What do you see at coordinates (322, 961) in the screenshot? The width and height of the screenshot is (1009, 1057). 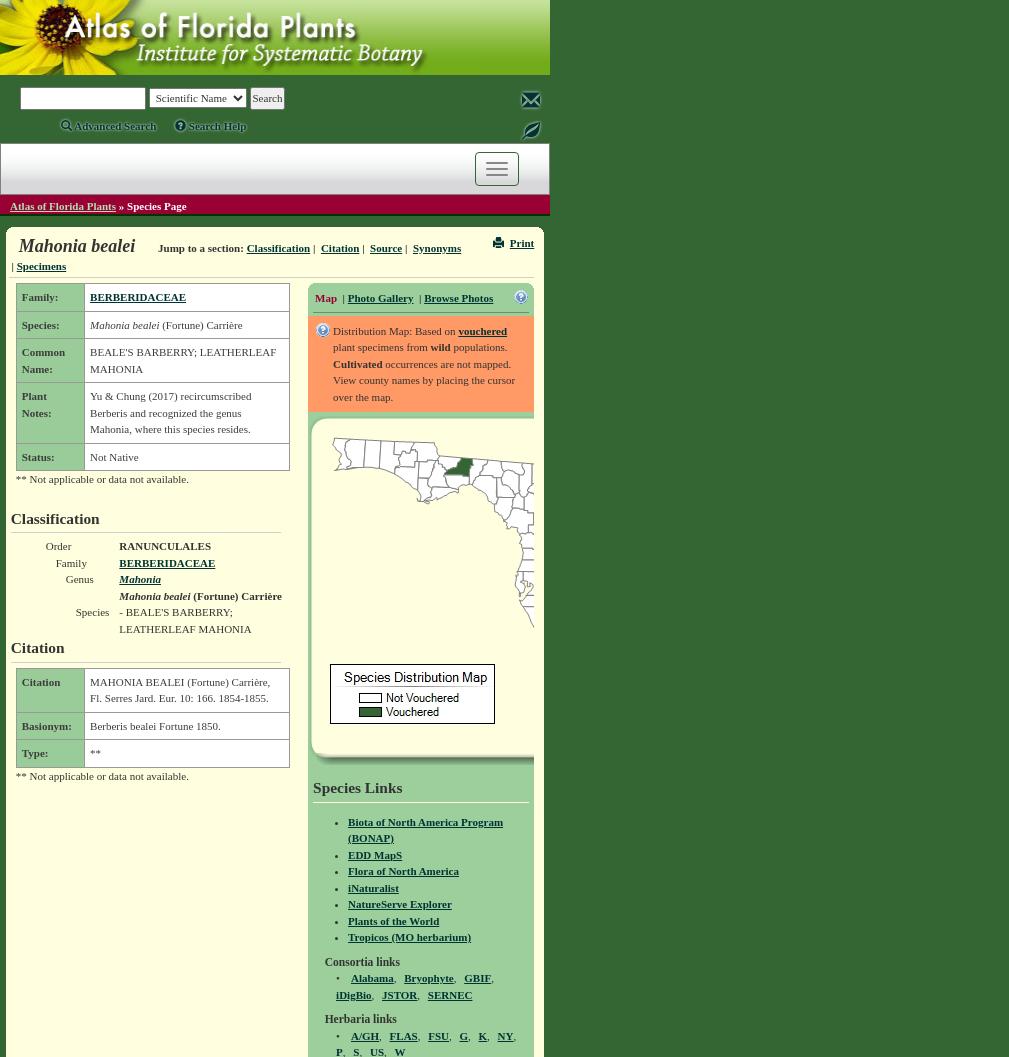 I see `'Consortia links'` at bounding box center [322, 961].